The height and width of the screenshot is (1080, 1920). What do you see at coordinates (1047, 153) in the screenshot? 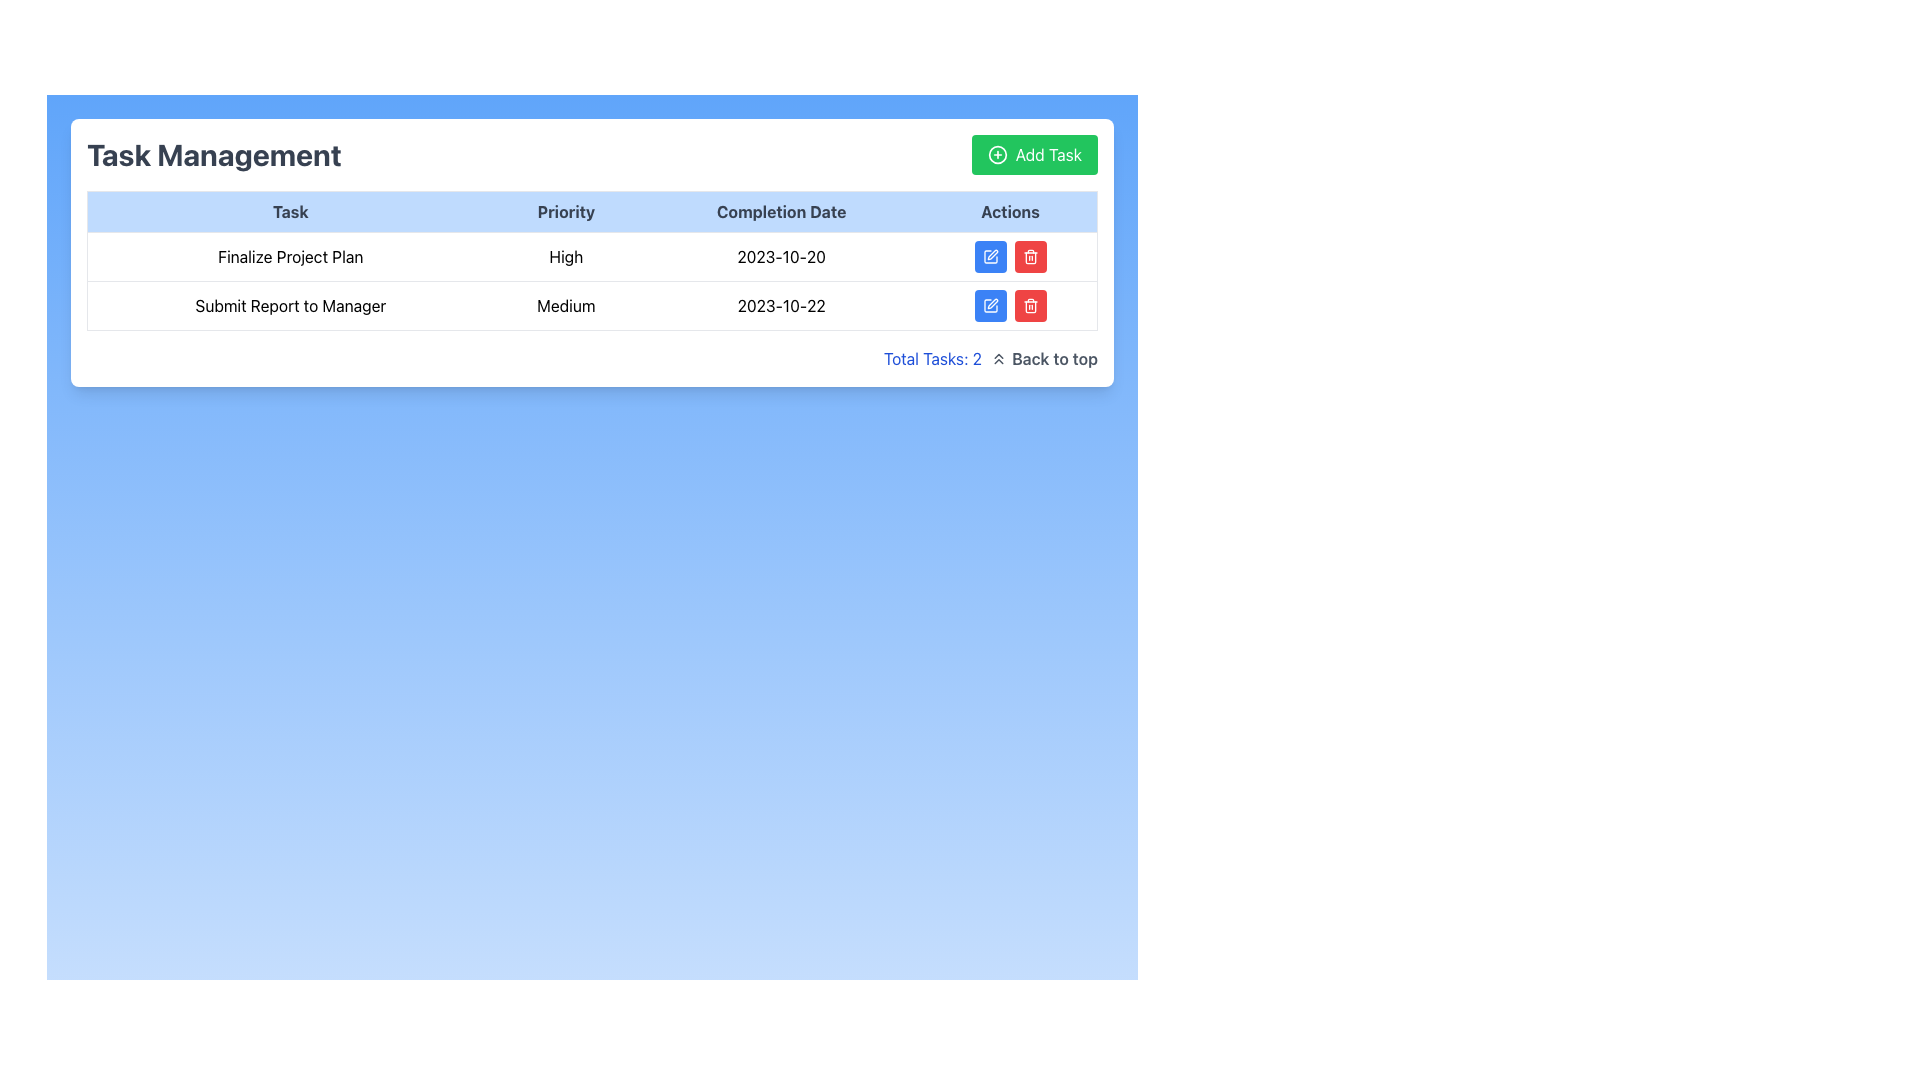
I see `the text label within the button component located near the top-right corner of the interface` at bounding box center [1047, 153].